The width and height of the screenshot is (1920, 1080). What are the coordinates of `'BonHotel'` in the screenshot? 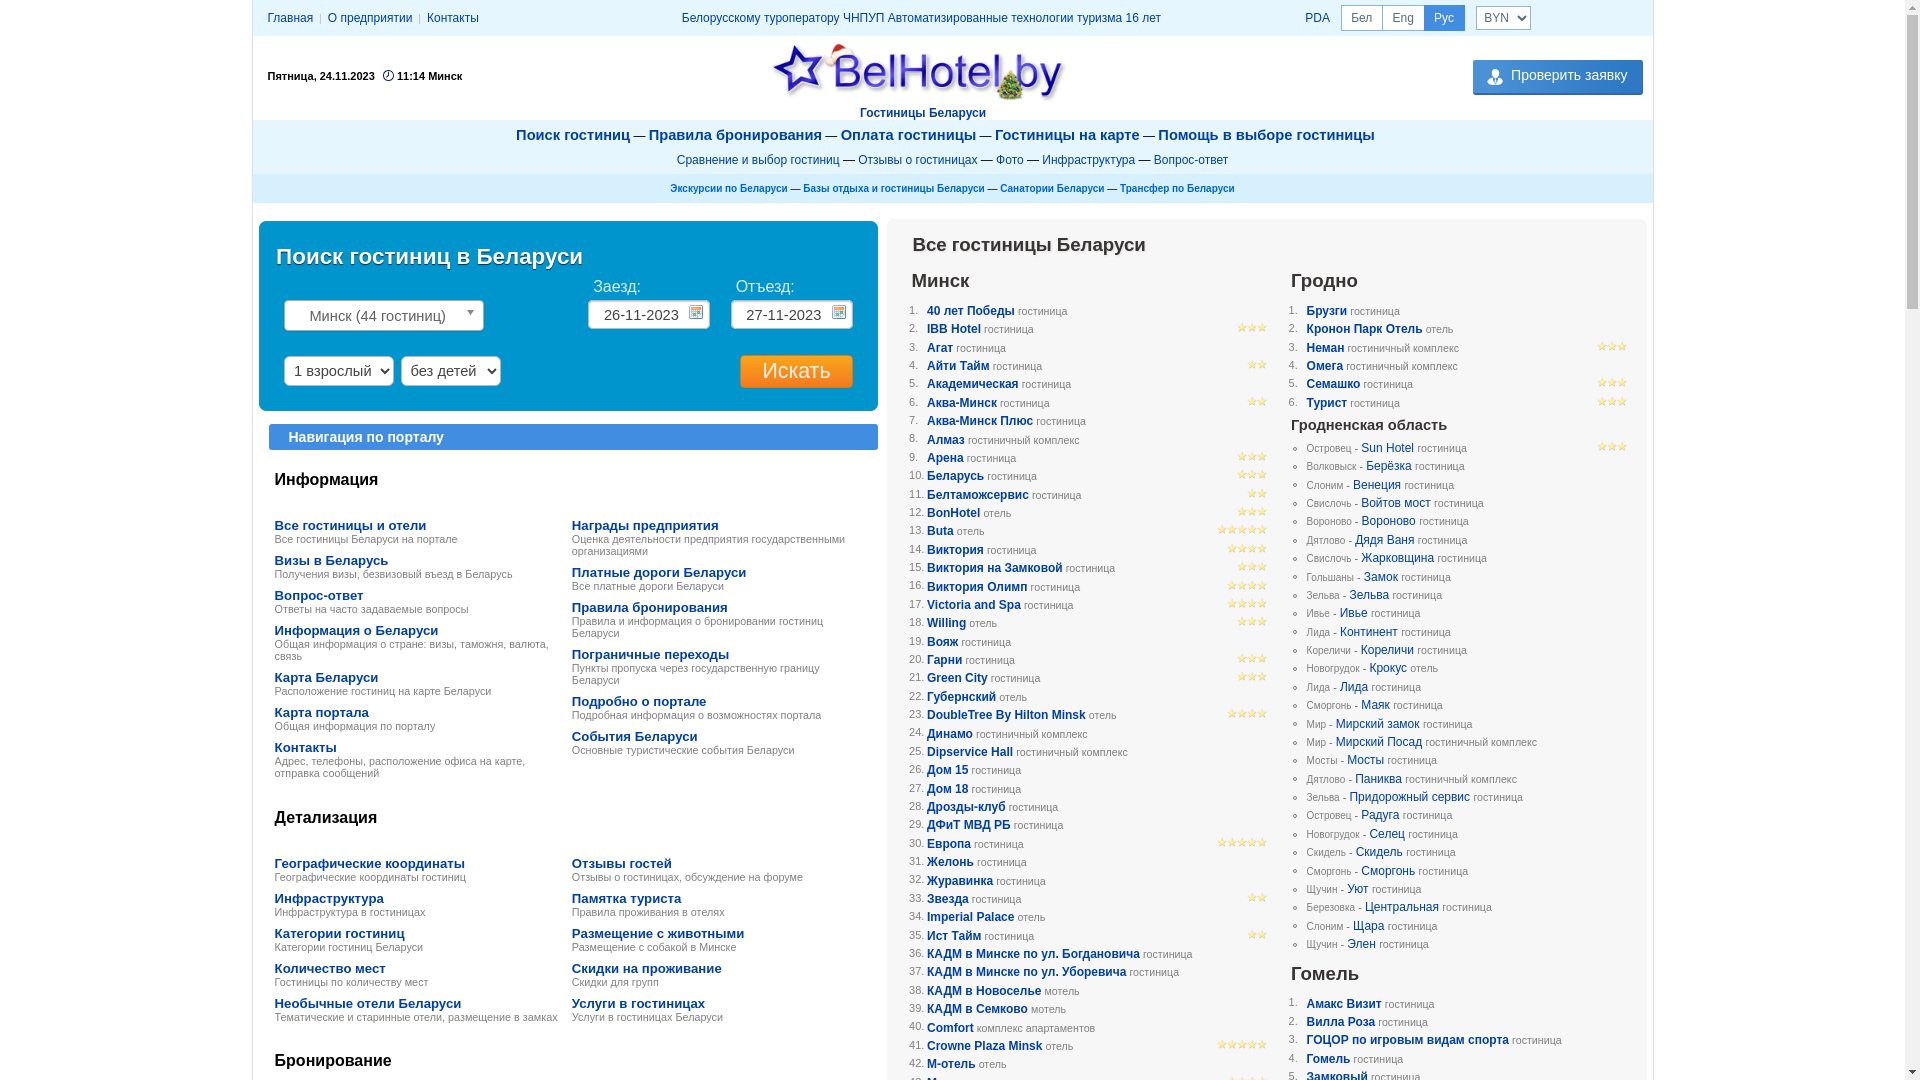 It's located at (925, 512).